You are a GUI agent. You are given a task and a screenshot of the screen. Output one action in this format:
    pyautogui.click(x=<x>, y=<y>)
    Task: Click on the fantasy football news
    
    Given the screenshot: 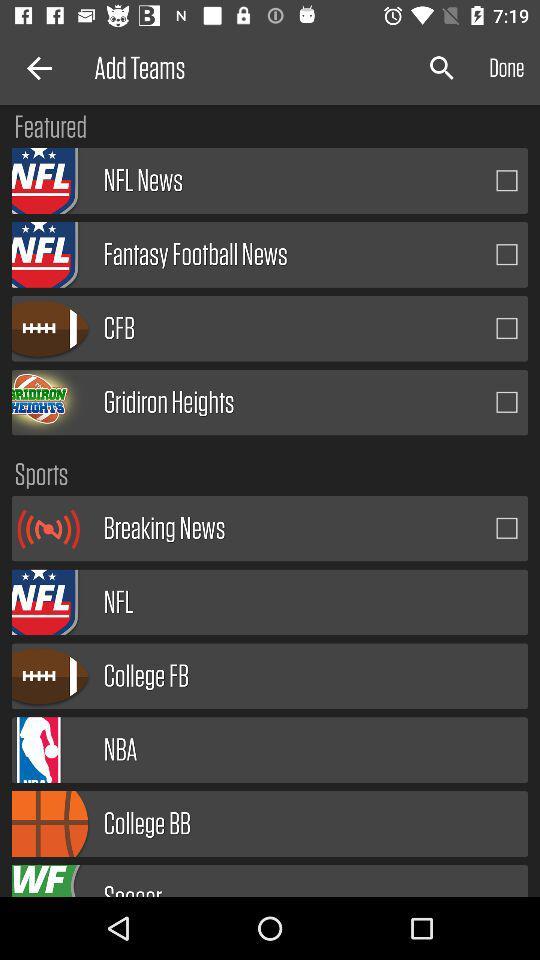 What is the action you would take?
    pyautogui.click(x=507, y=253)
    